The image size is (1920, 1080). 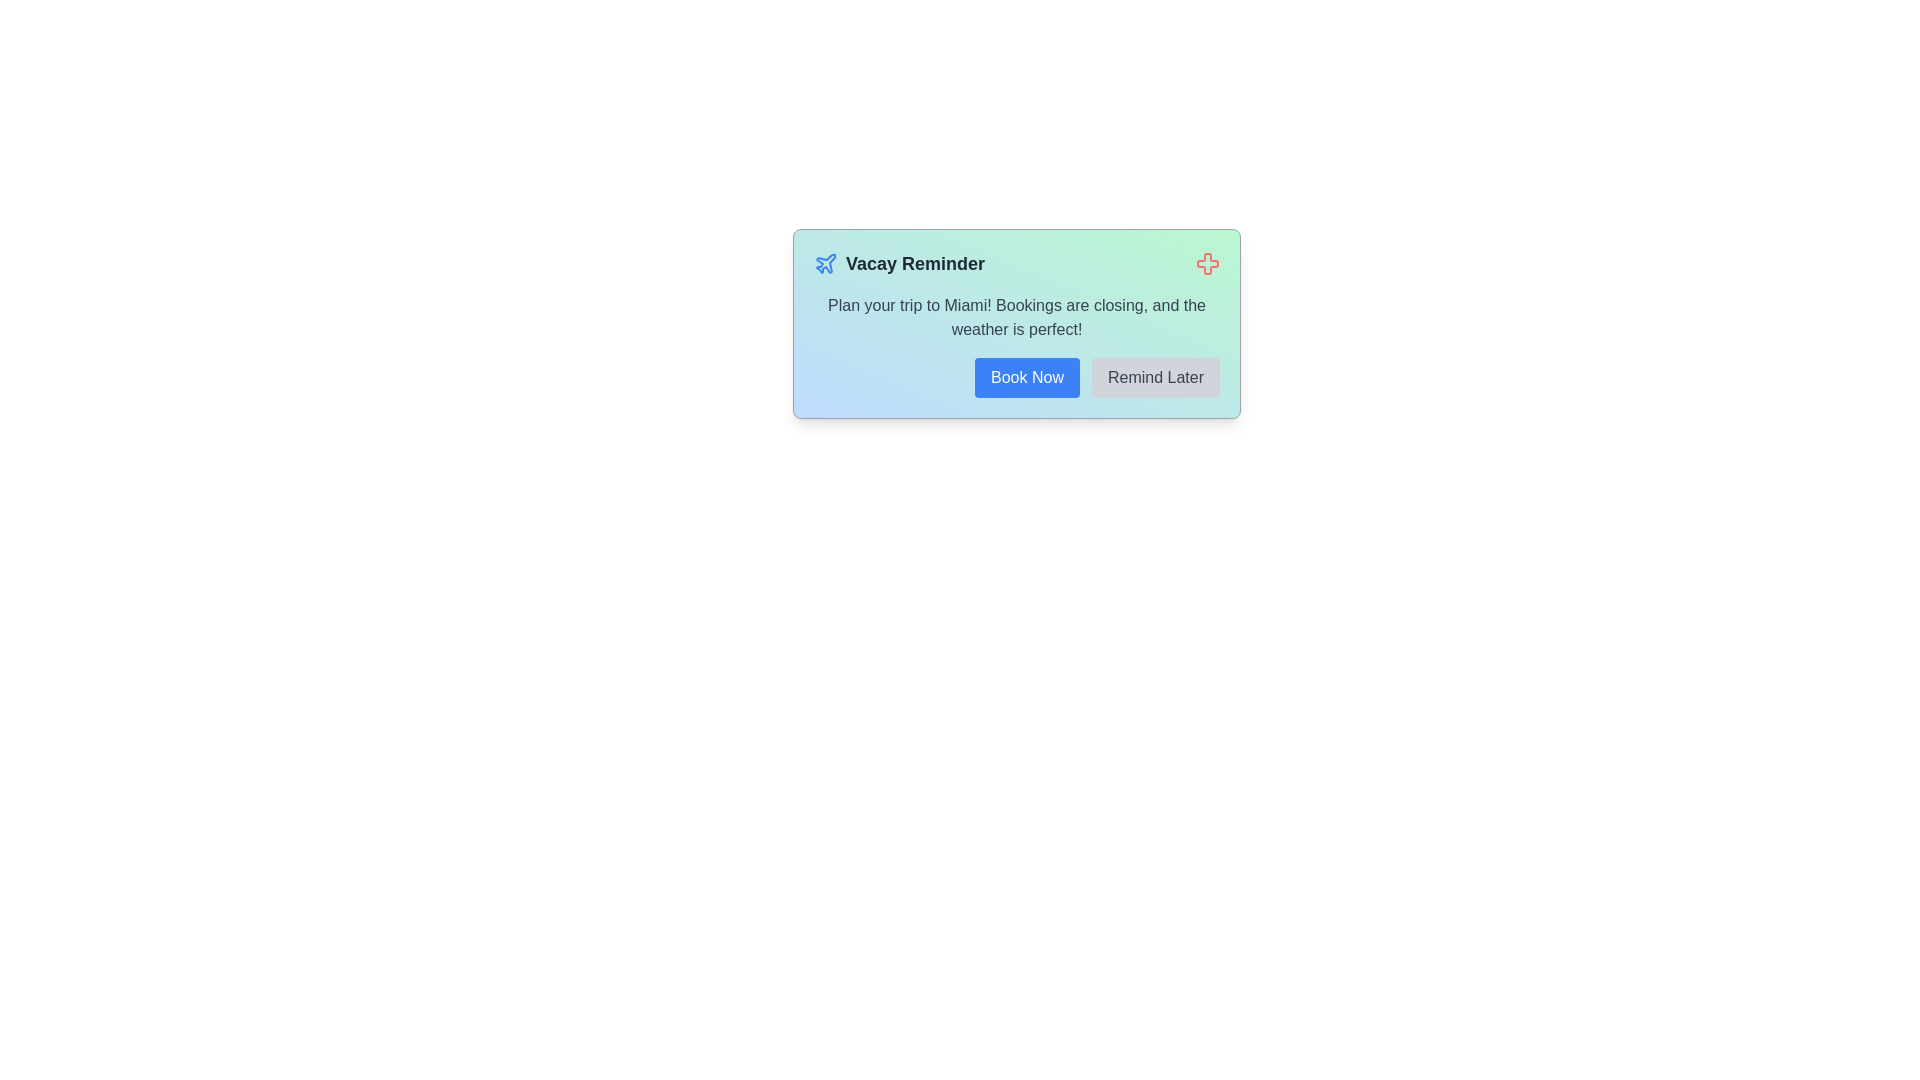 What do you see at coordinates (1207, 262) in the screenshot?
I see `the close button located at the upper-right corner of the 'Vacay Reminder' card to observe any potential hover effects` at bounding box center [1207, 262].